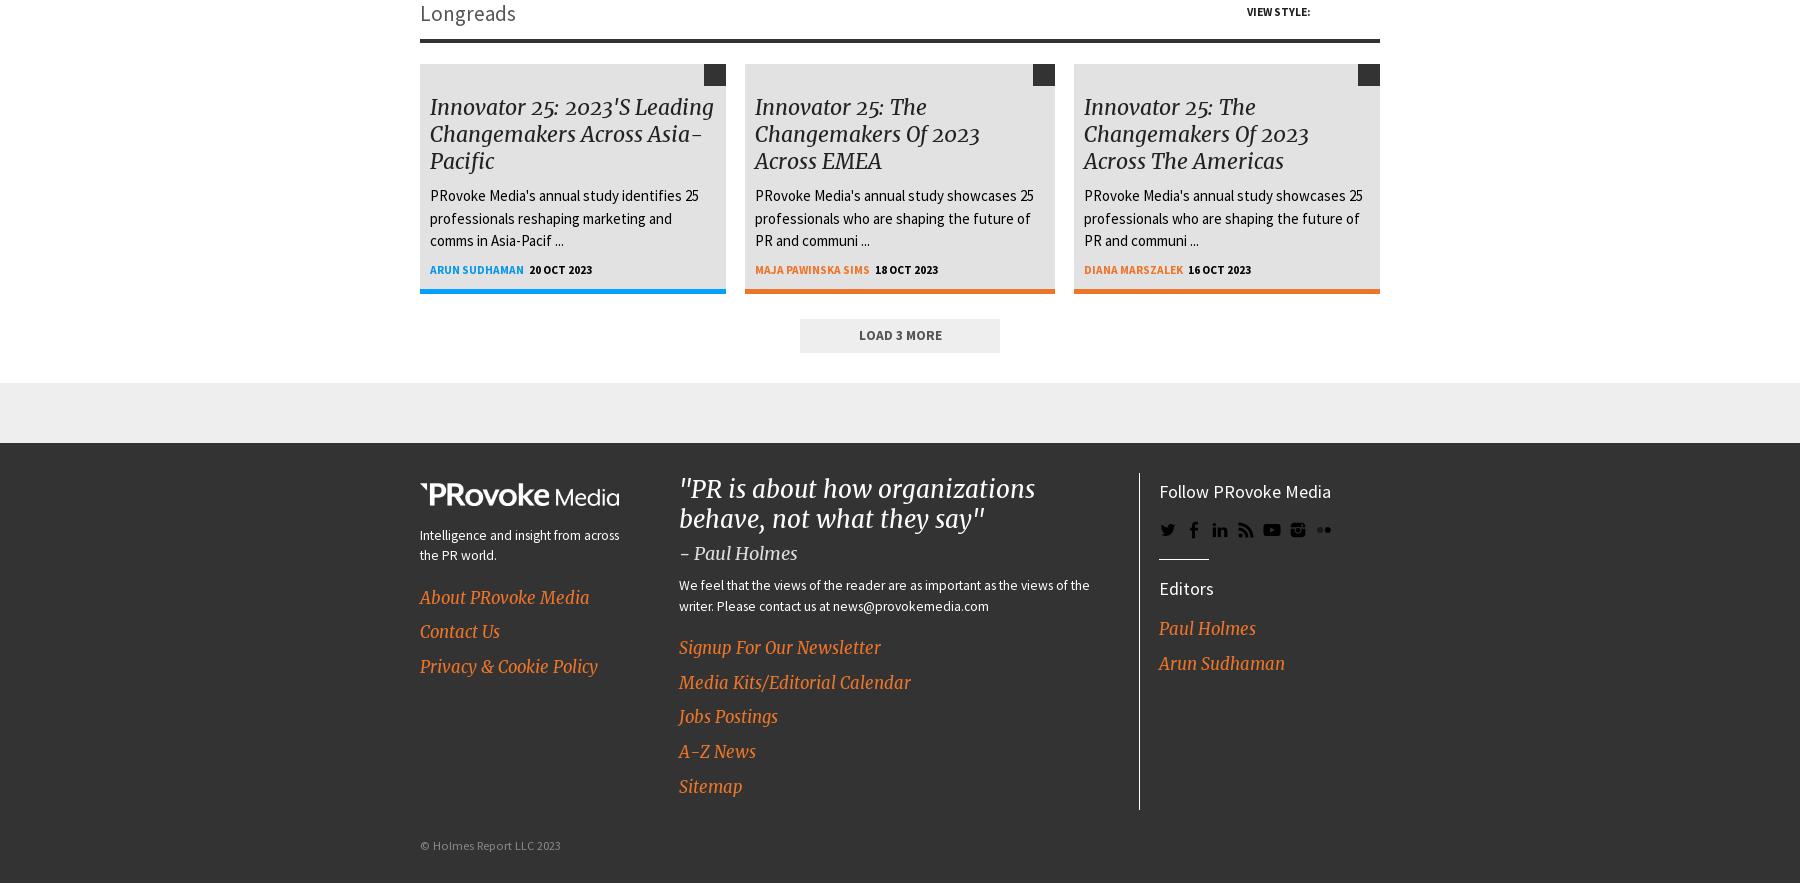  Describe the element at coordinates (1278, 11) in the screenshot. I see `'View Style:'` at that location.